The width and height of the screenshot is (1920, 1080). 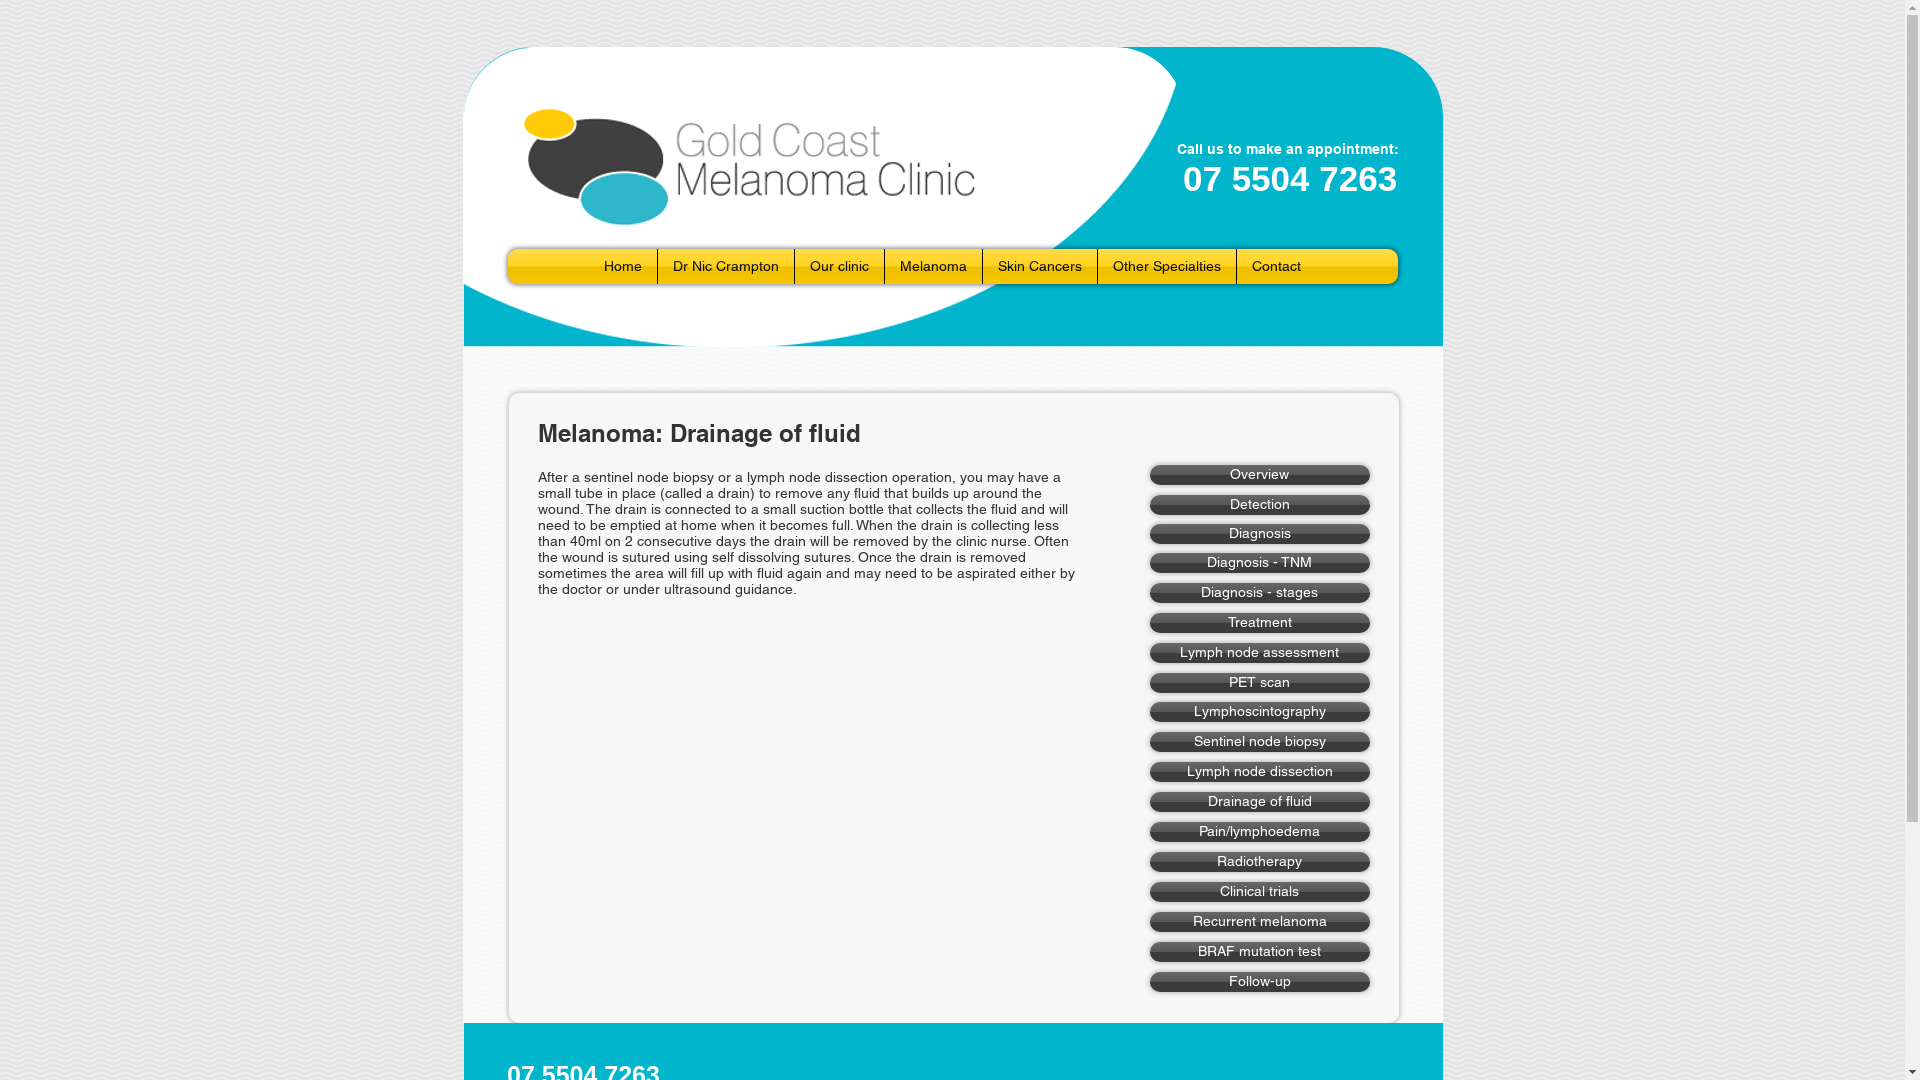 I want to click on 'Treatment', so click(x=1150, y=622).